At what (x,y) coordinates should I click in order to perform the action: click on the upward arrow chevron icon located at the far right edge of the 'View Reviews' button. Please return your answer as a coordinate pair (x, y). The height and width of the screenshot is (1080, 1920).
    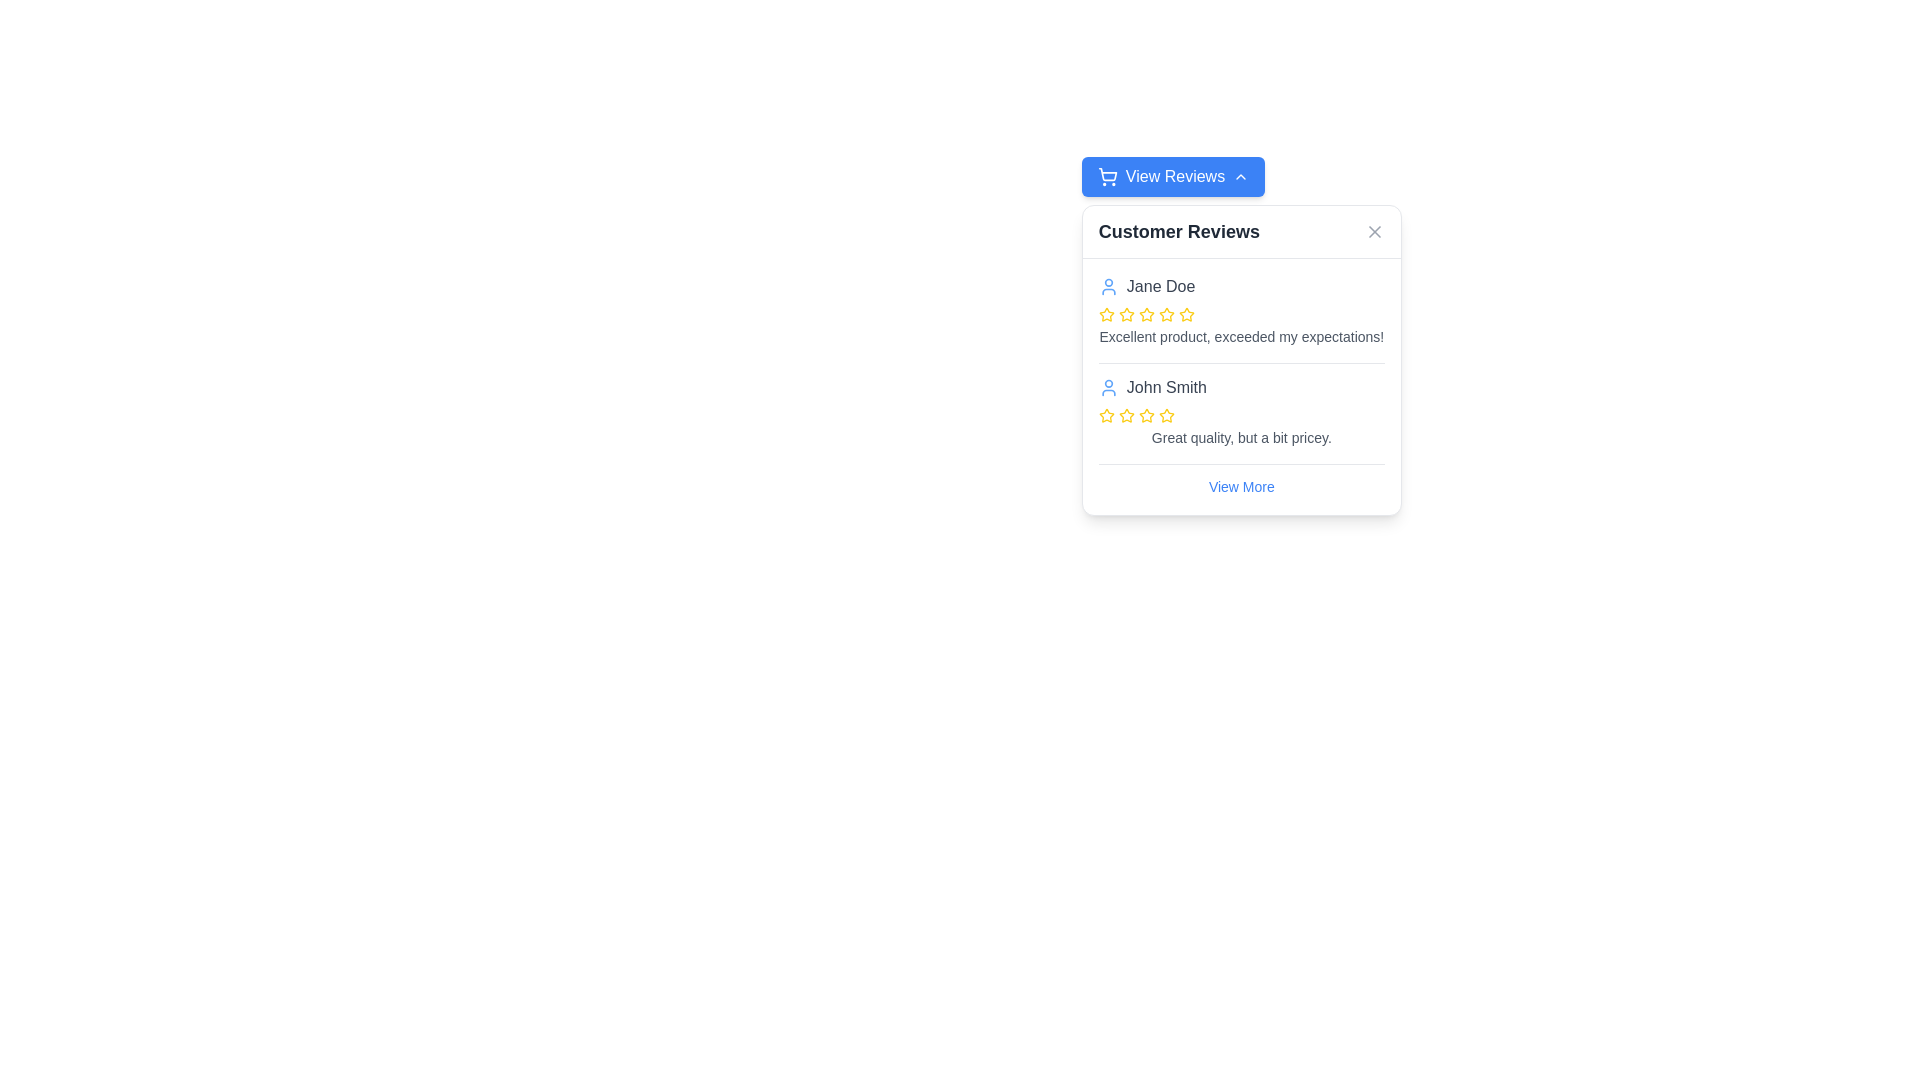
    Looking at the image, I should click on (1240, 176).